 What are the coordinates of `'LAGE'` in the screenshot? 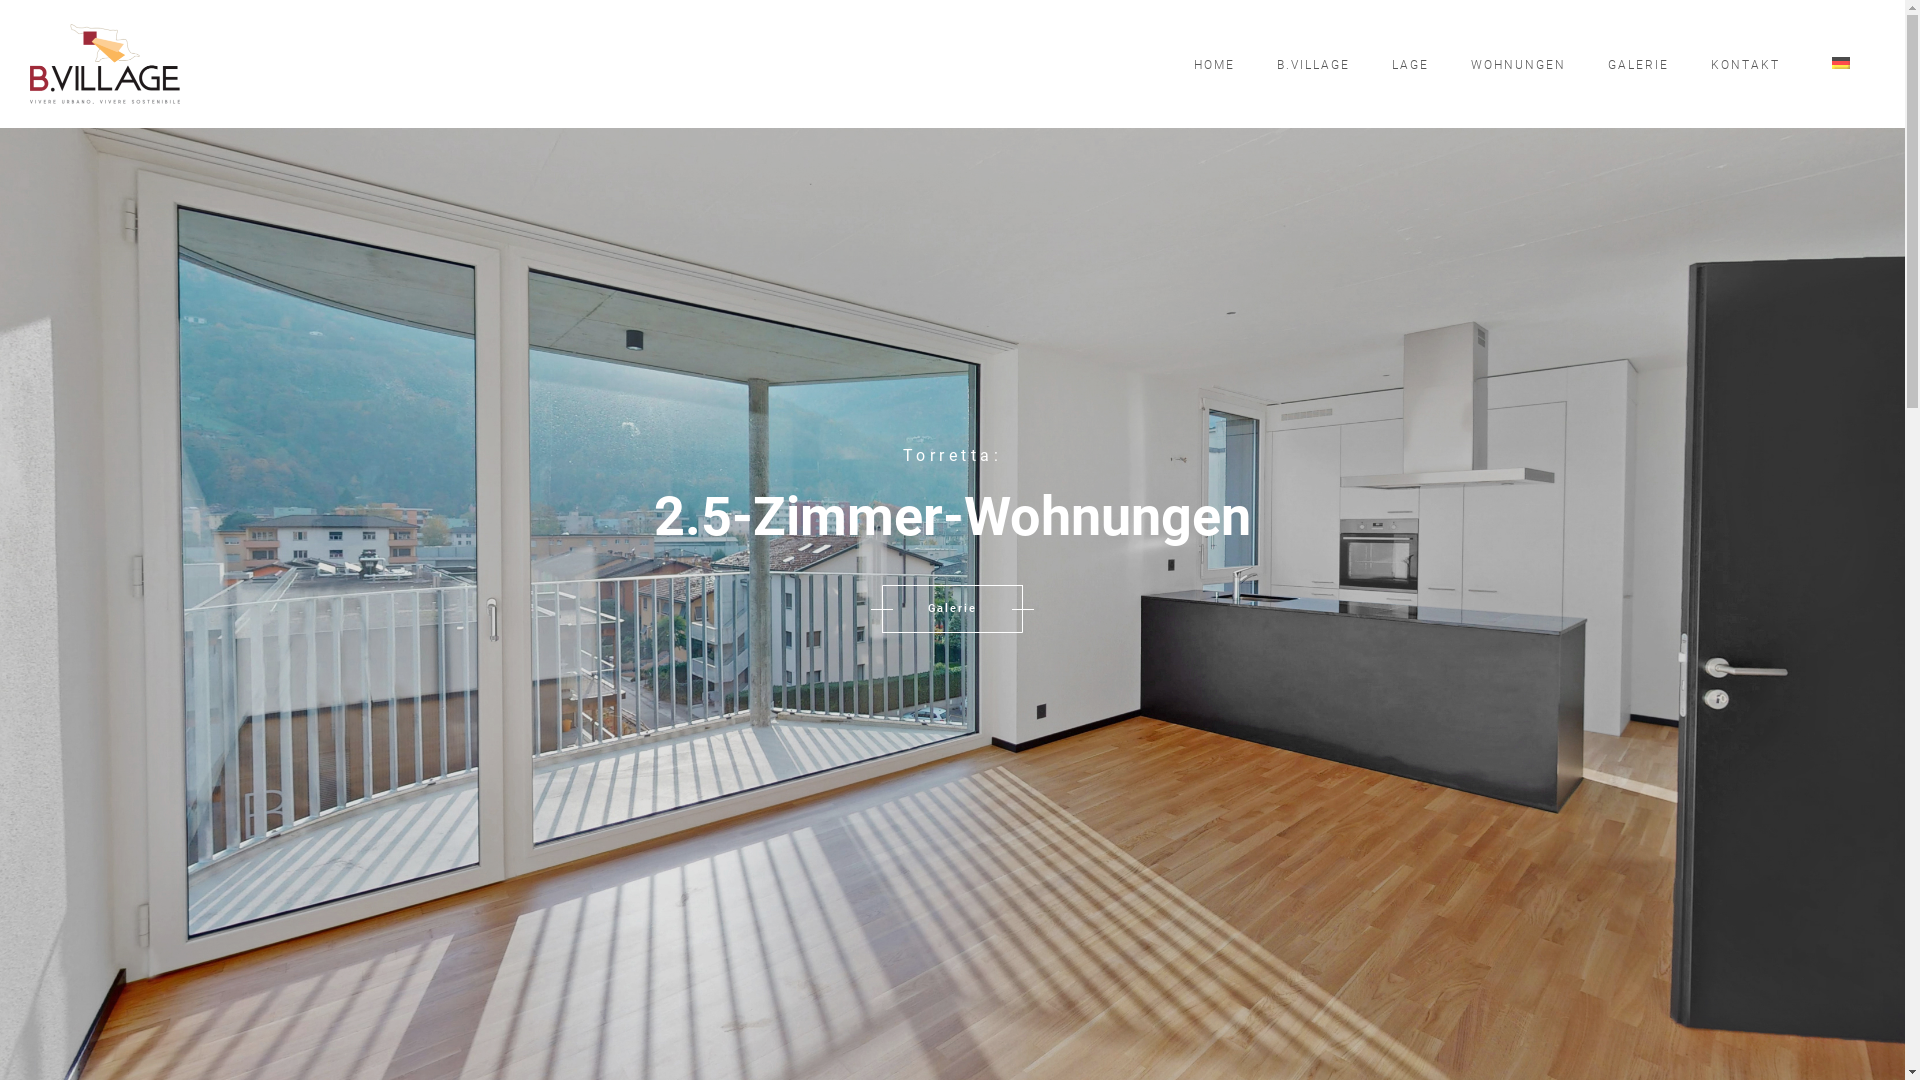 It's located at (1409, 64).